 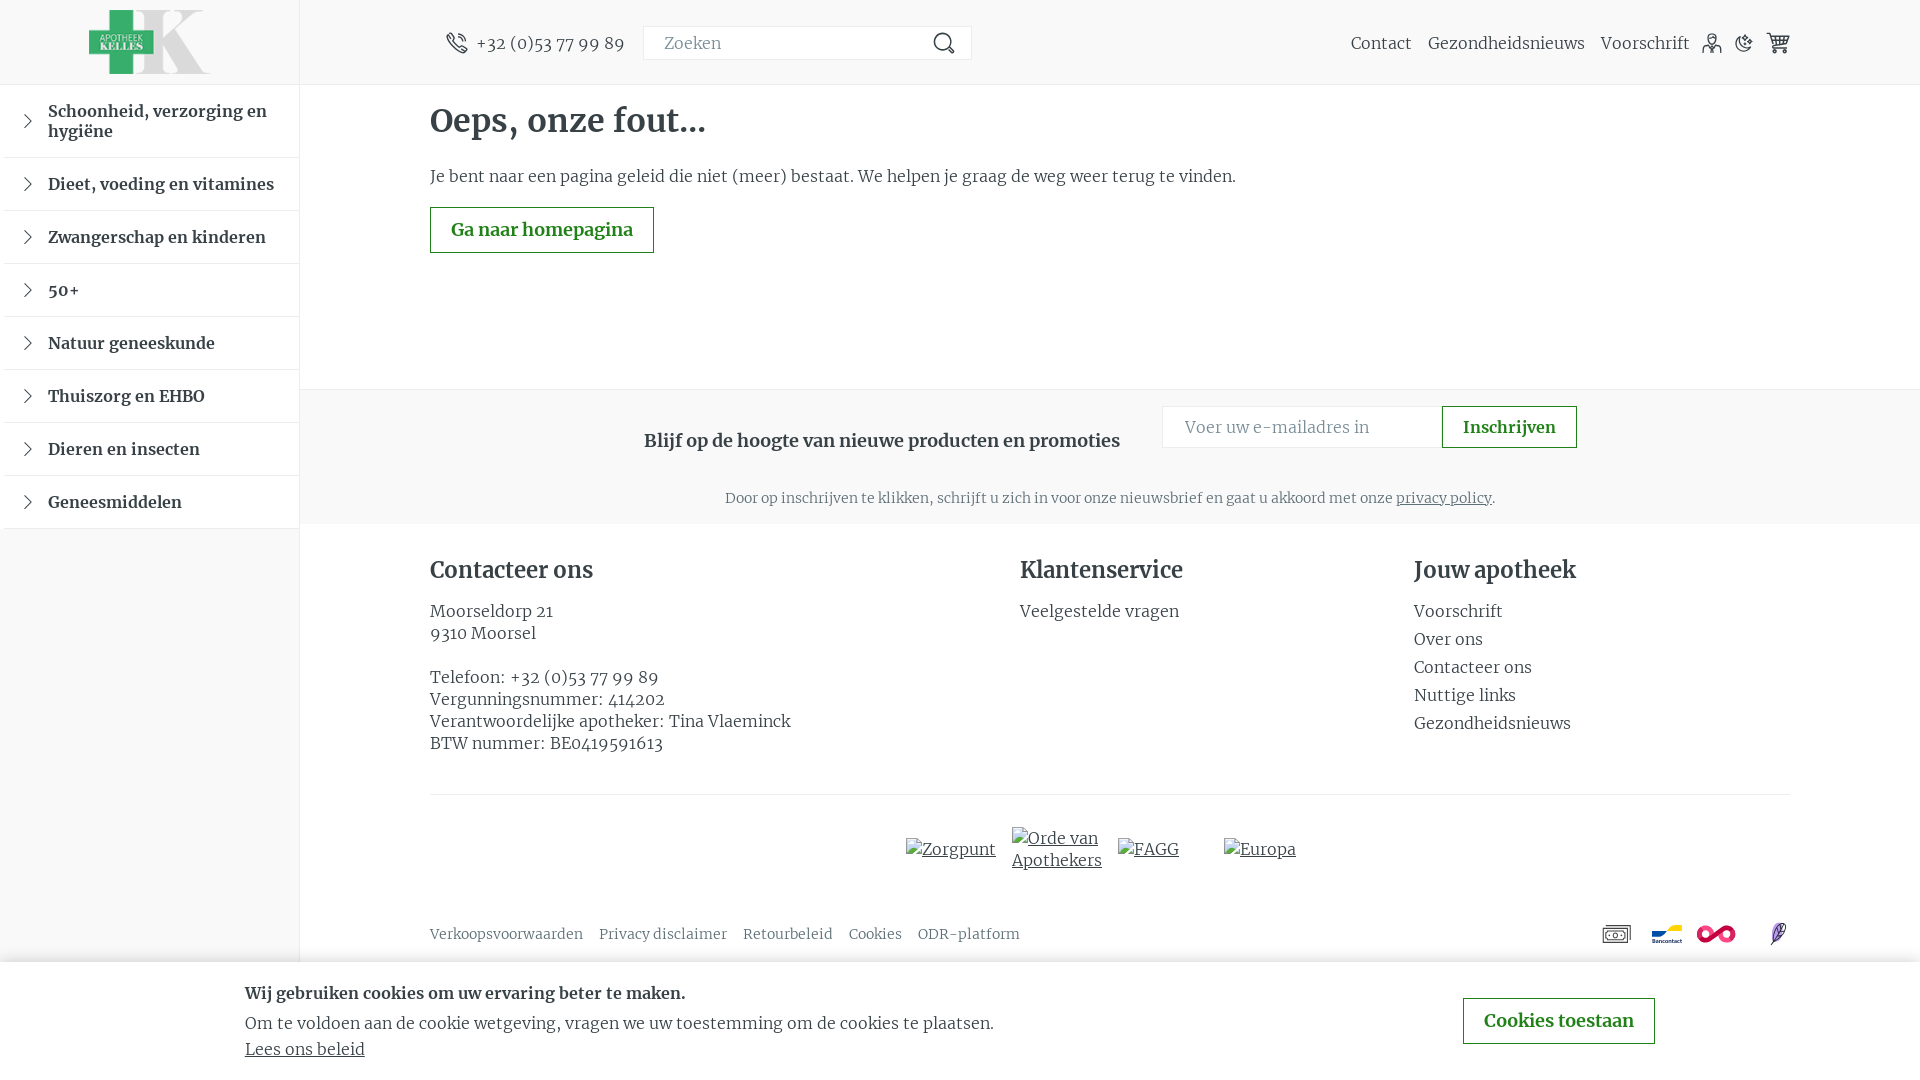 I want to click on 'Retourbeleid', so click(x=786, y=933).